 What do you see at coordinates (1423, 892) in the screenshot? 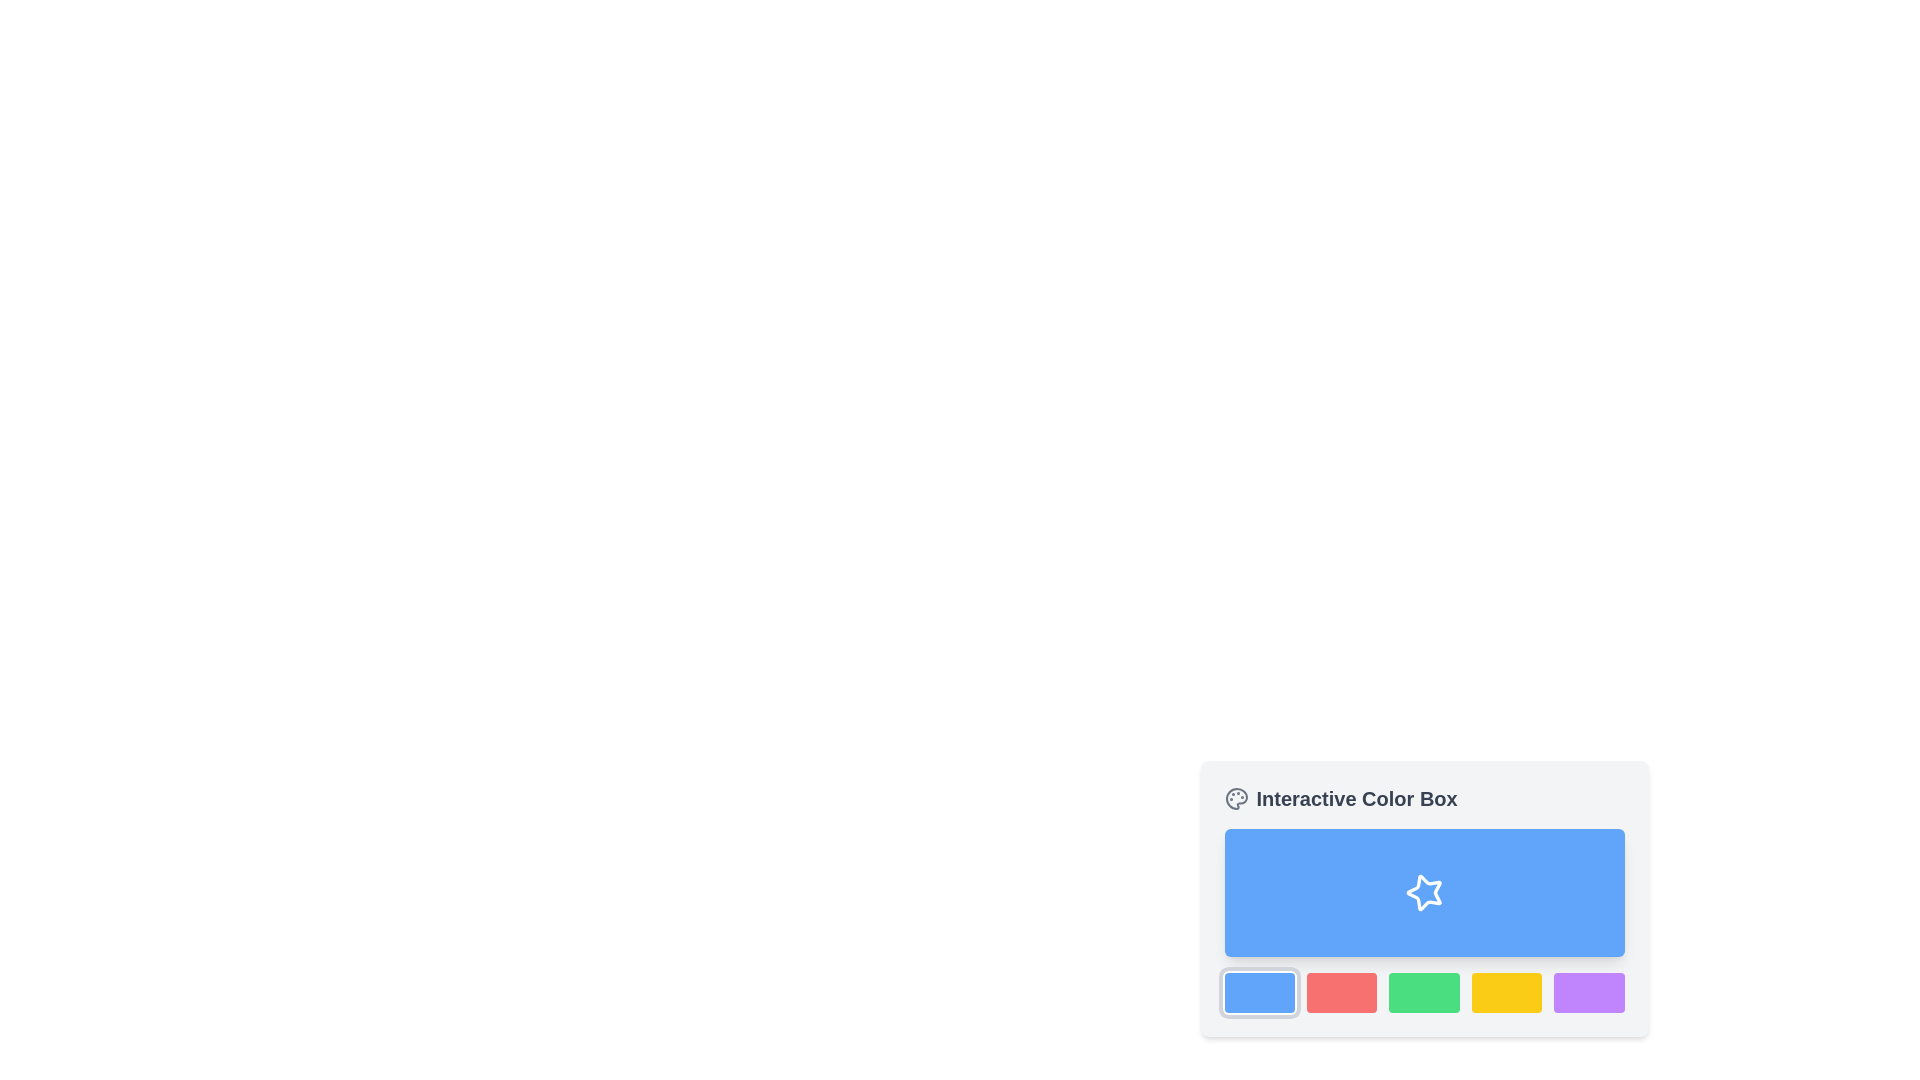
I see `the star-shaped icon with a white outline on a light blue background, located above a row of colored buttons` at bounding box center [1423, 892].